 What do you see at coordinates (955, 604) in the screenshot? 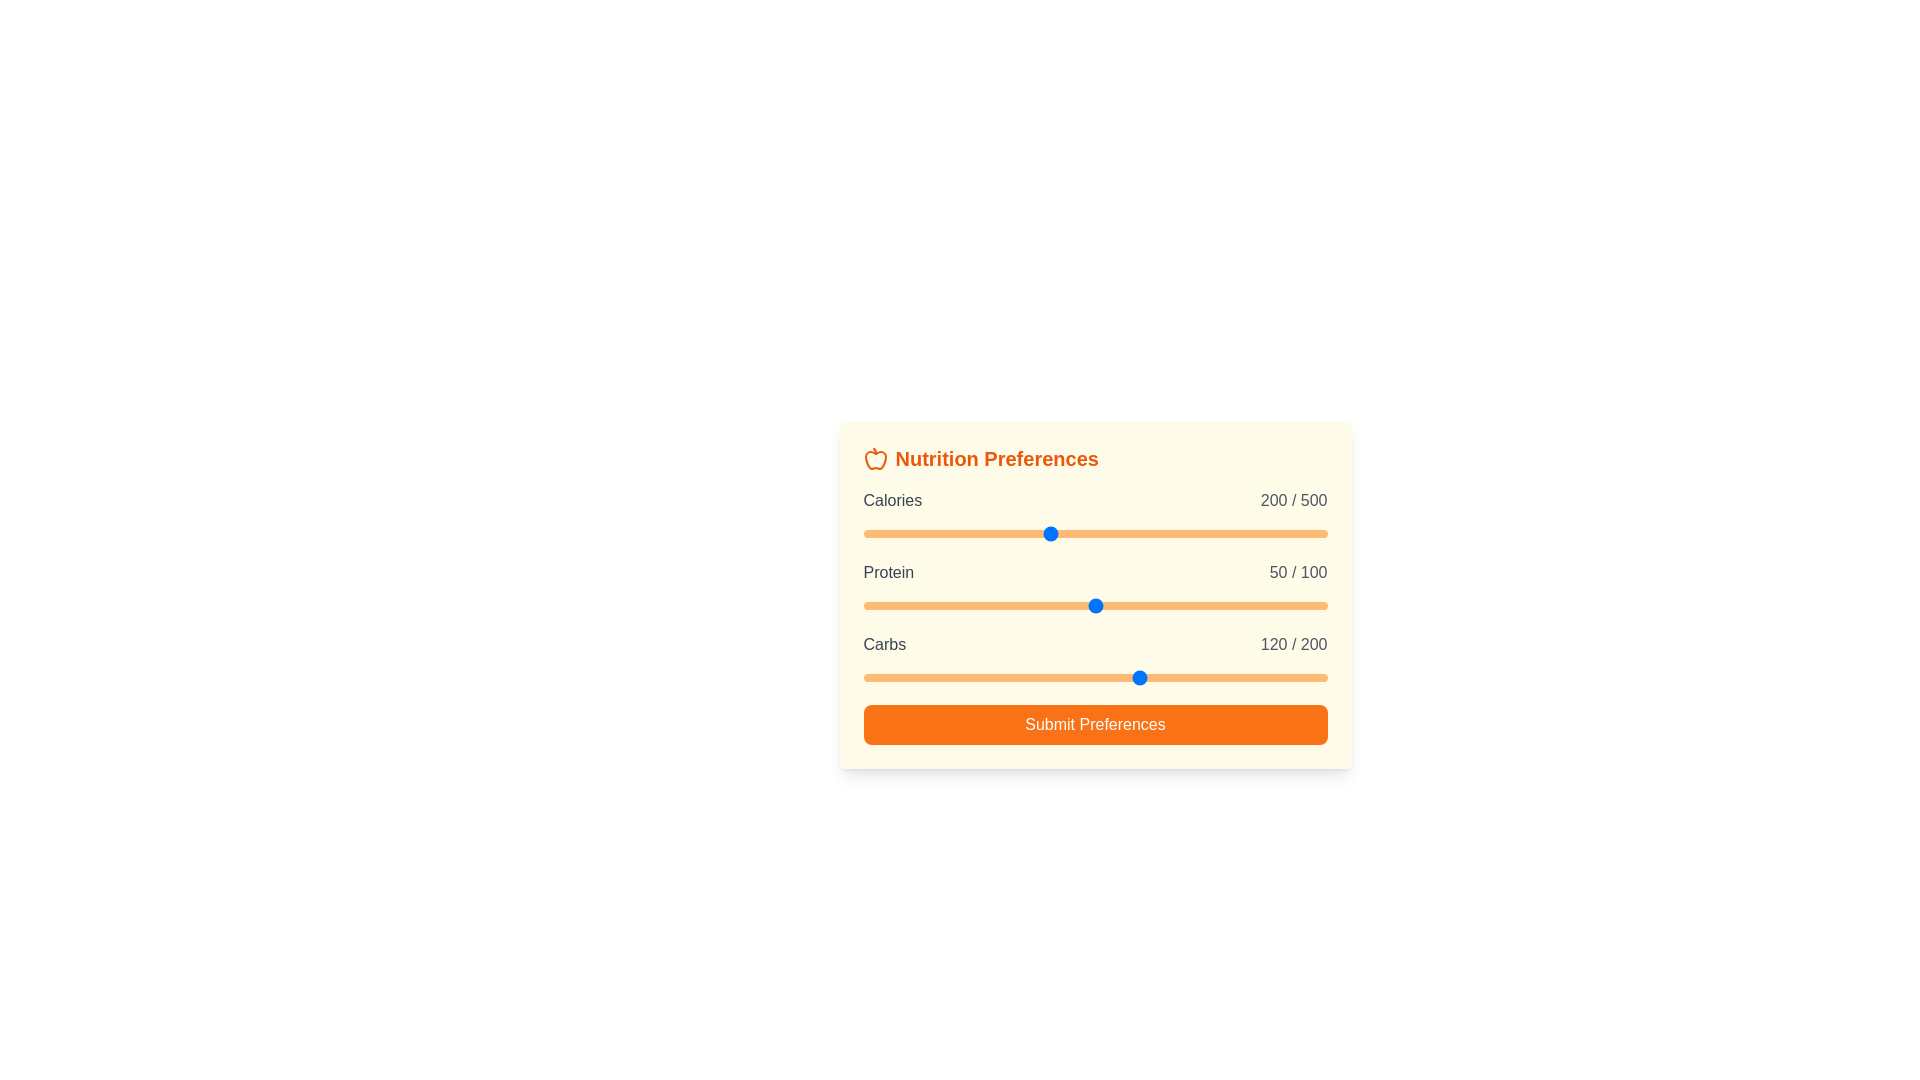
I see `the protein intake value` at bounding box center [955, 604].